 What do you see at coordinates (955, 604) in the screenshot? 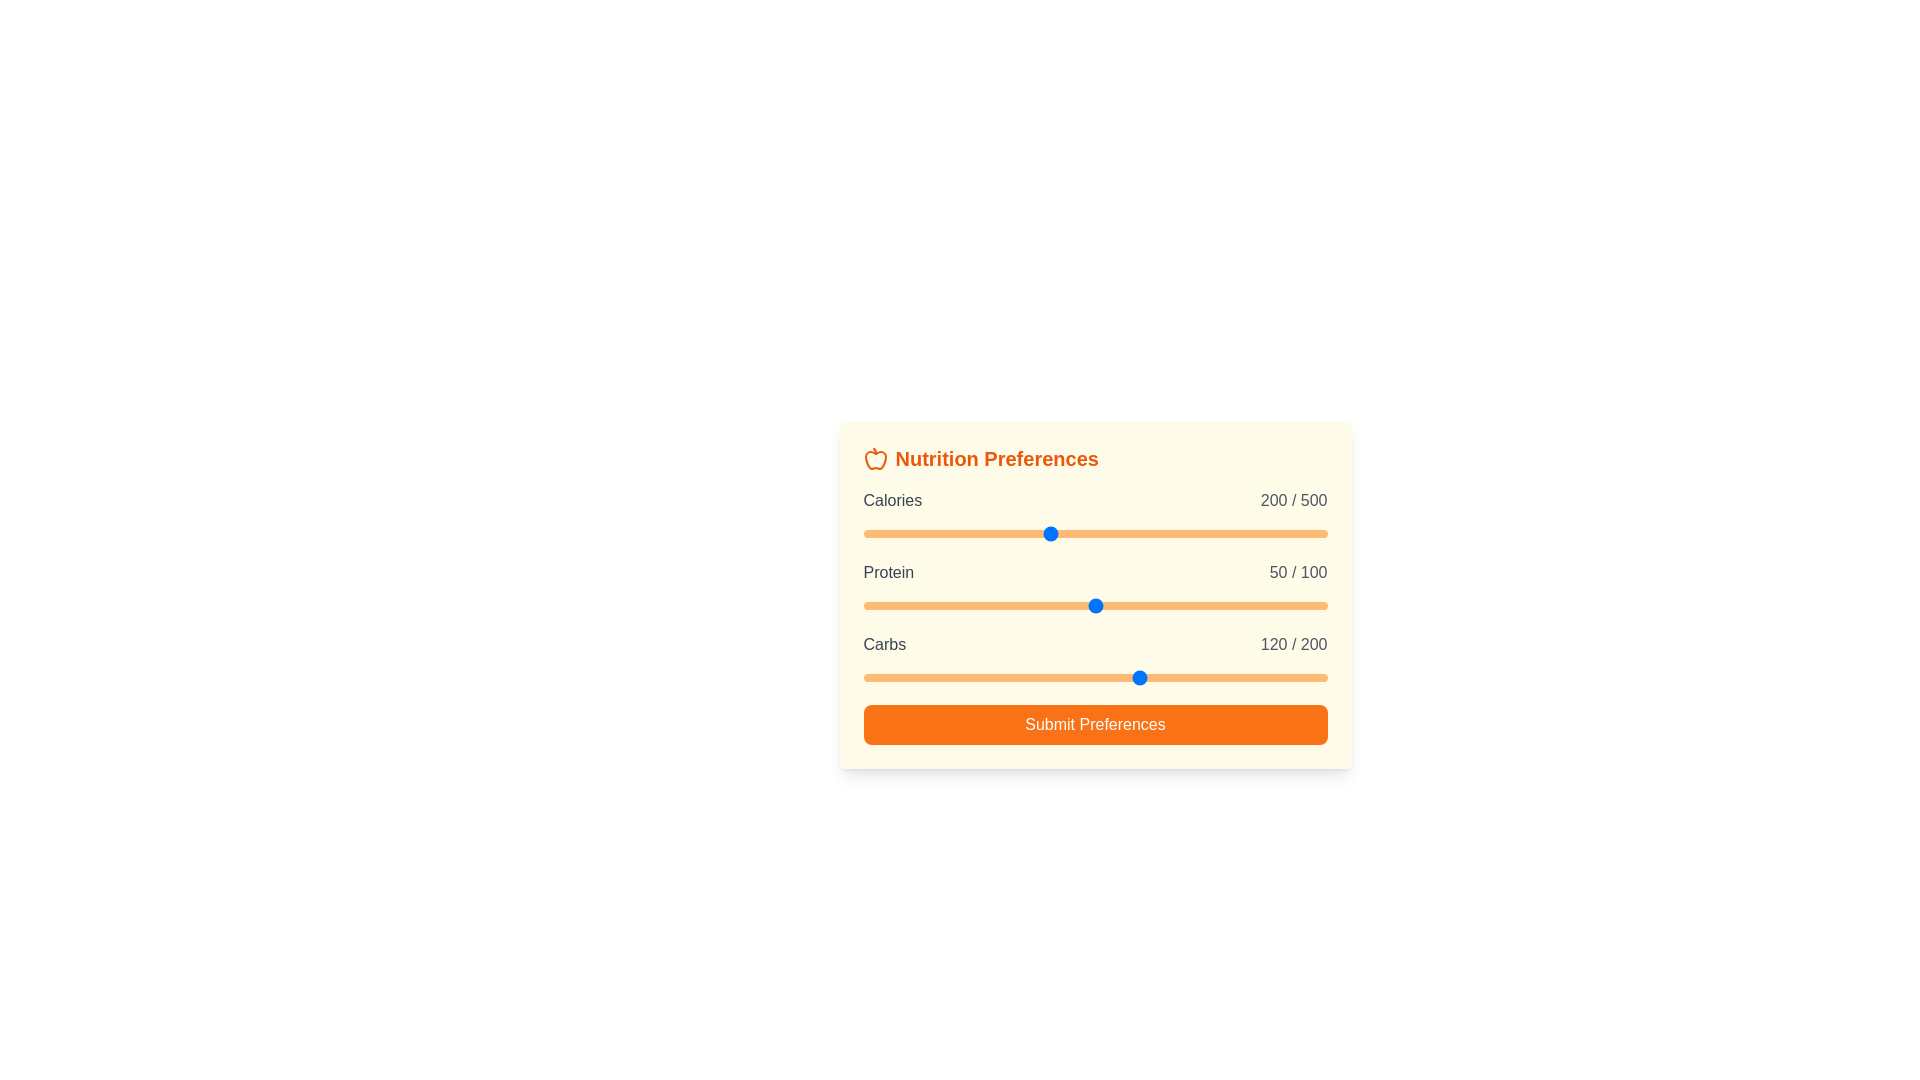
I see `the protein intake value` at bounding box center [955, 604].